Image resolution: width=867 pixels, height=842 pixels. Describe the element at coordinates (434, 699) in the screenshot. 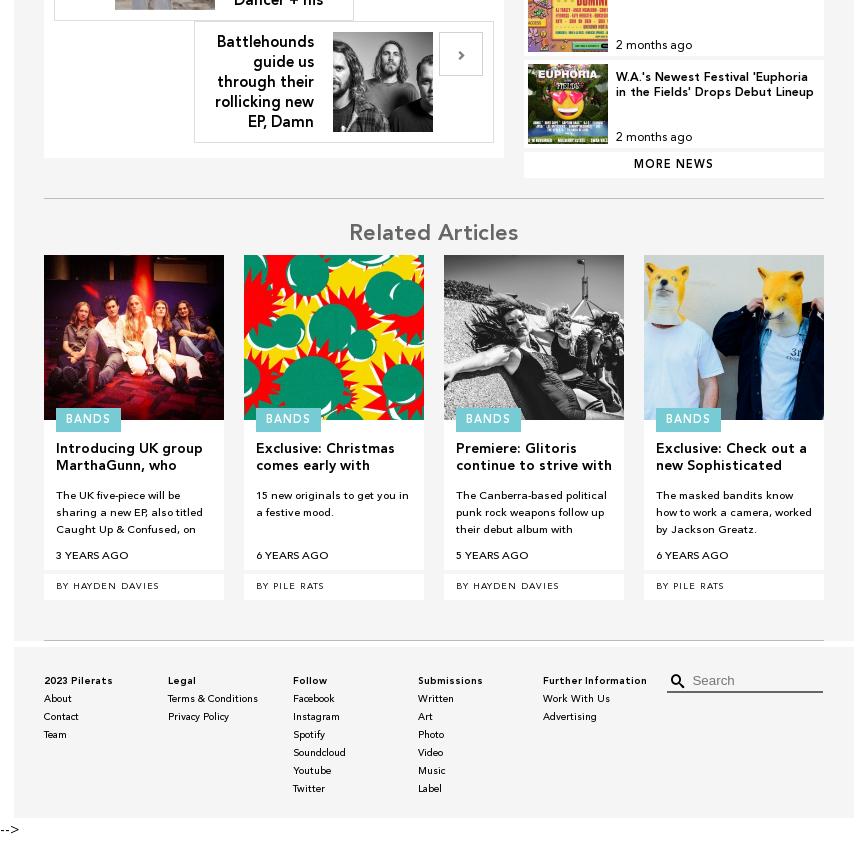

I see `'Written'` at that location.